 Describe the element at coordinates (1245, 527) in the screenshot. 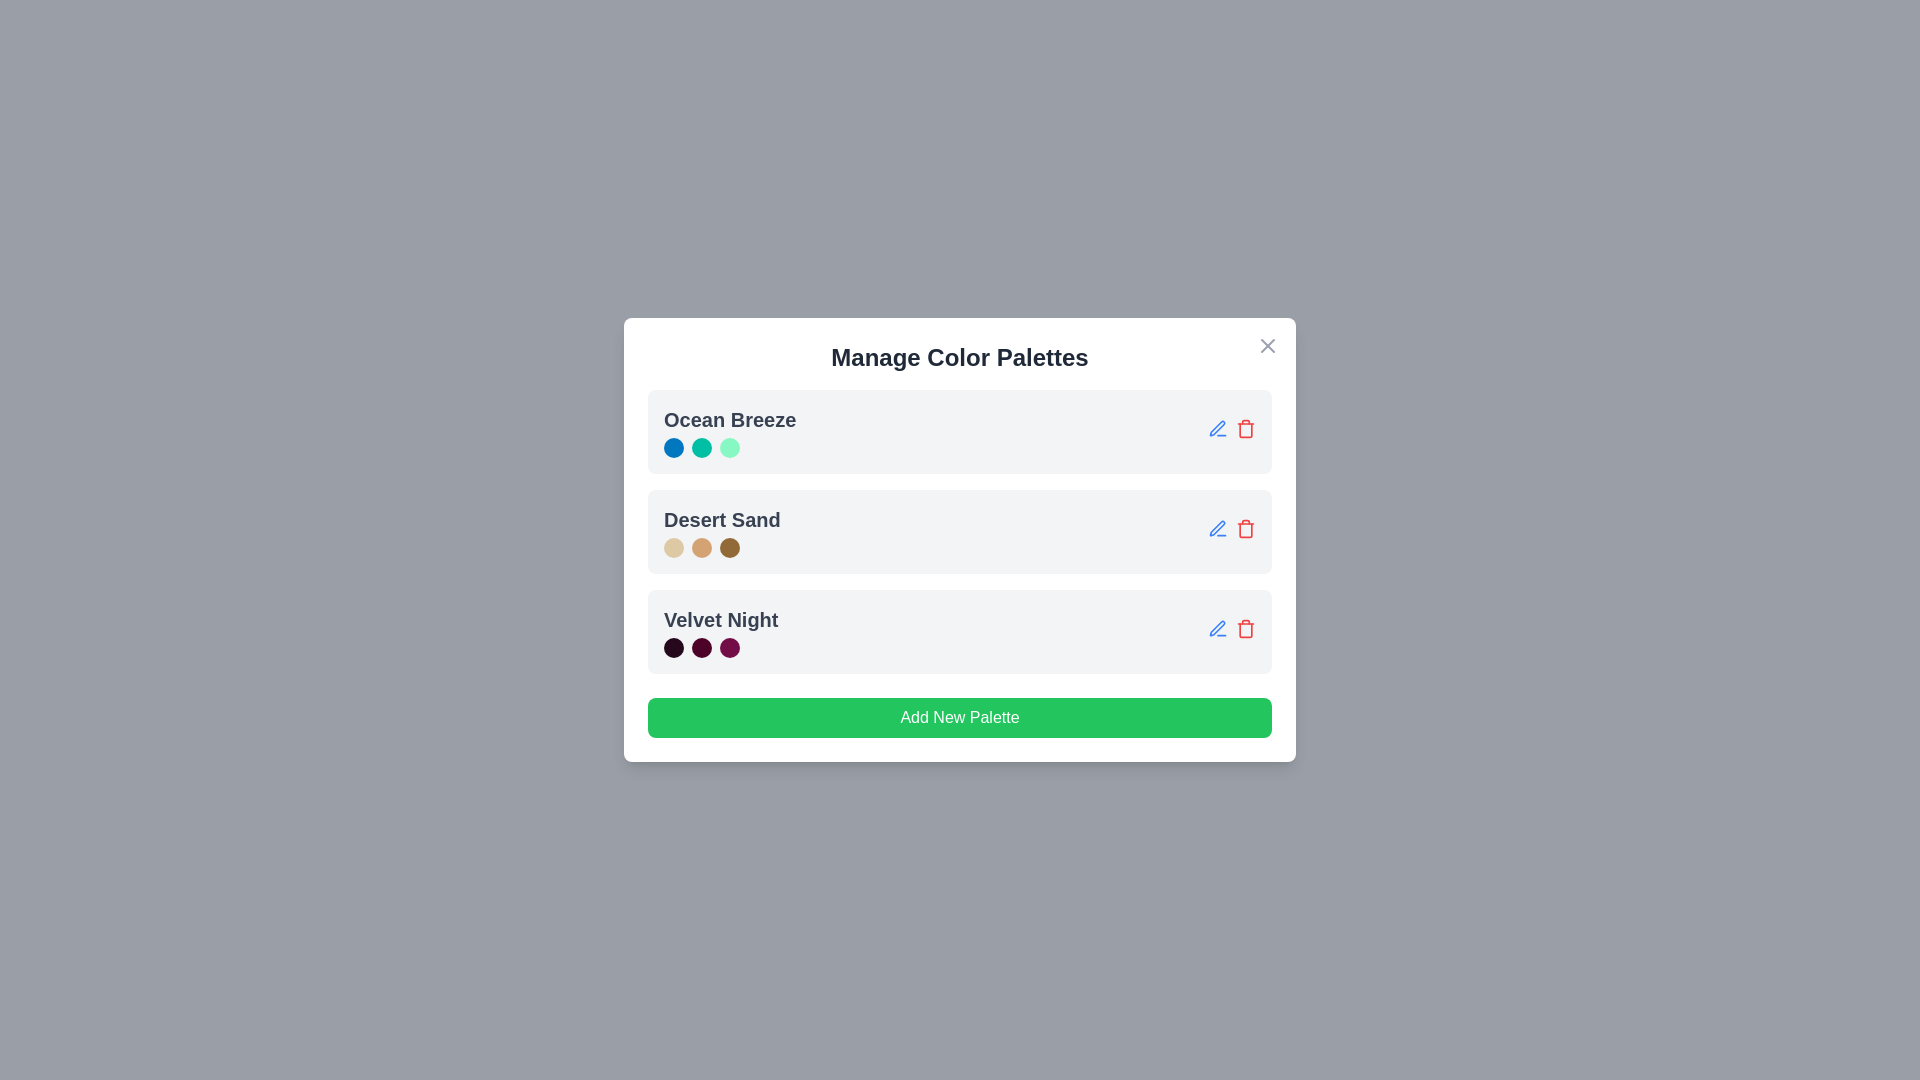

I see `the color palette named Desert Sand by clicking on its associated delete icon` at that location.